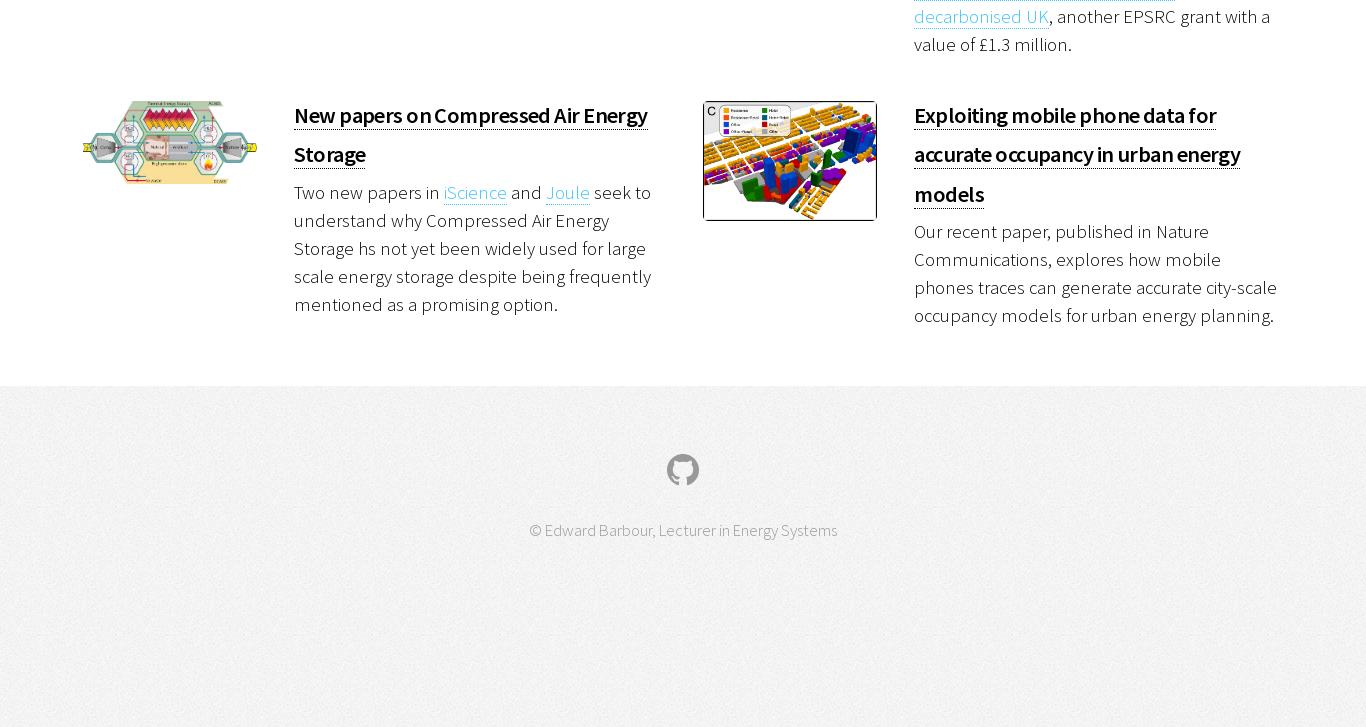 The height and width of the screenshot is (727, 1366). Describe the element at coordinates (683, 528) in the screenshot. I see `'© Edward Barbour, Lecturer in Energy Systems'` at that location.